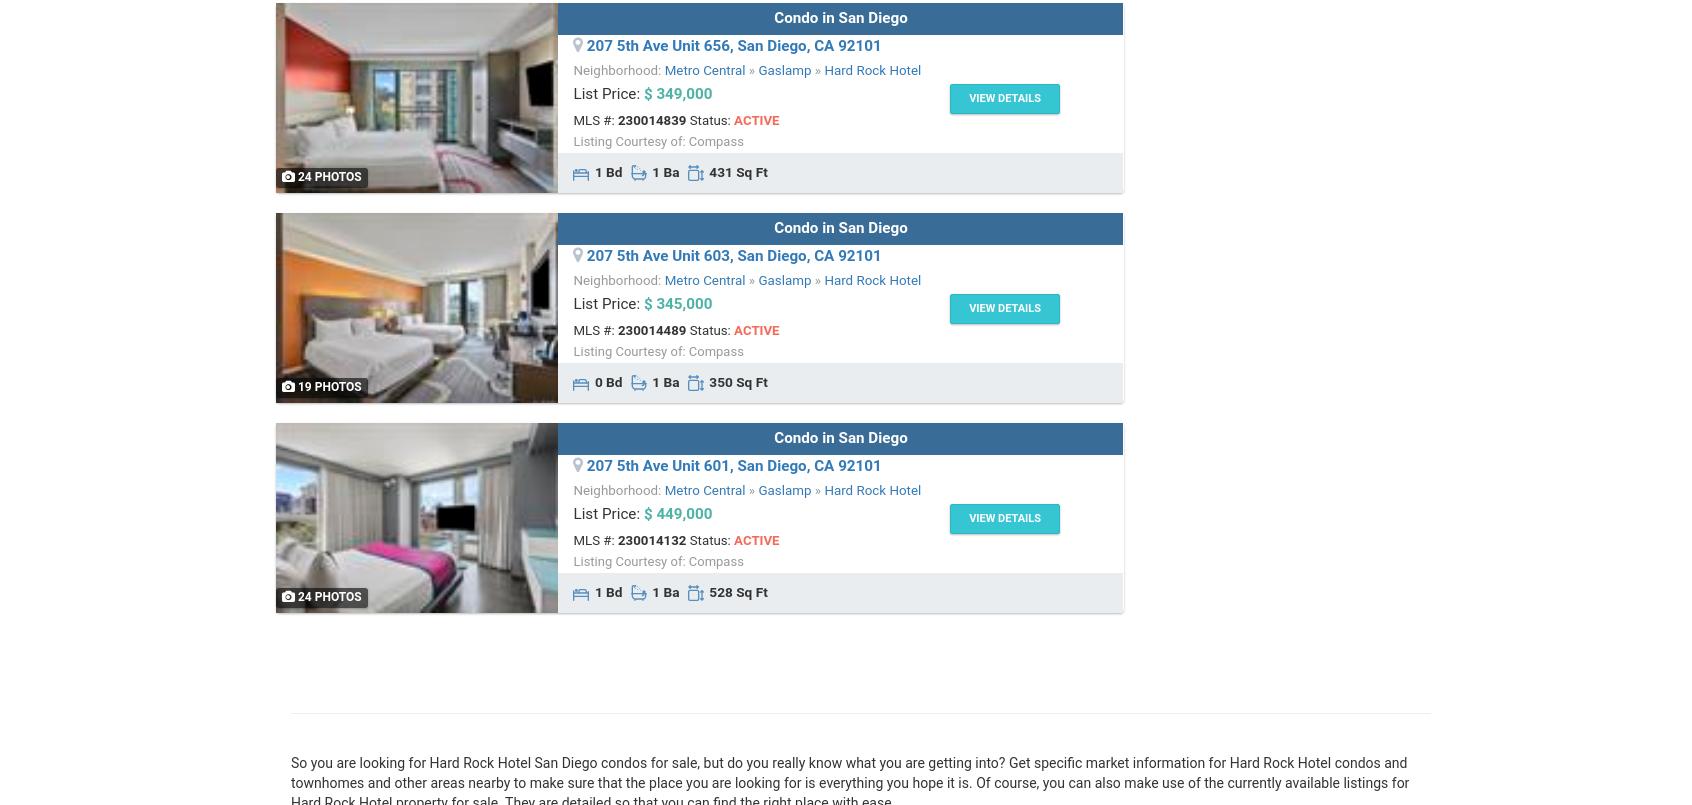  Describe the element at coordinates (732, 255) in the screenshot. I see `'207 5th Ave Unit 603, San Diego, CA 92101'` at that location.